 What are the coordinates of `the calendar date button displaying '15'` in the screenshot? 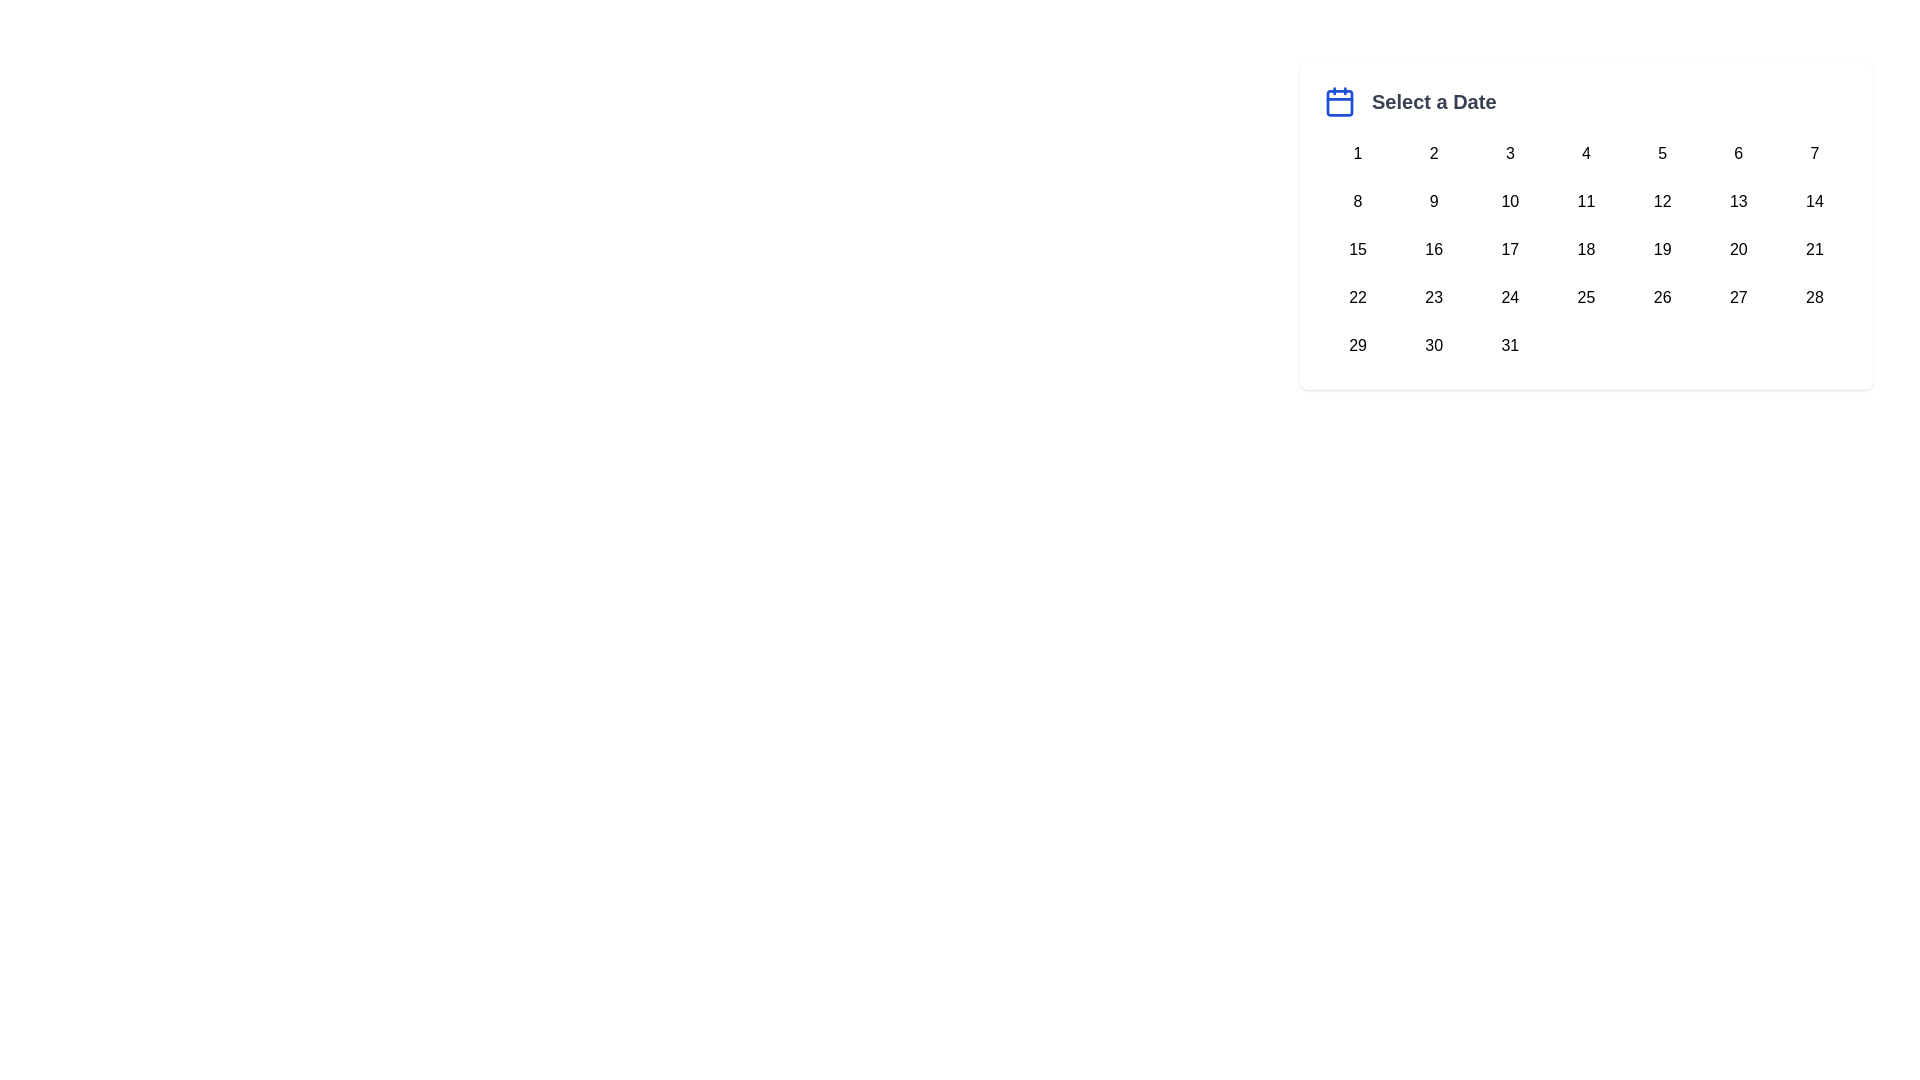 It's located at (1358, 249).